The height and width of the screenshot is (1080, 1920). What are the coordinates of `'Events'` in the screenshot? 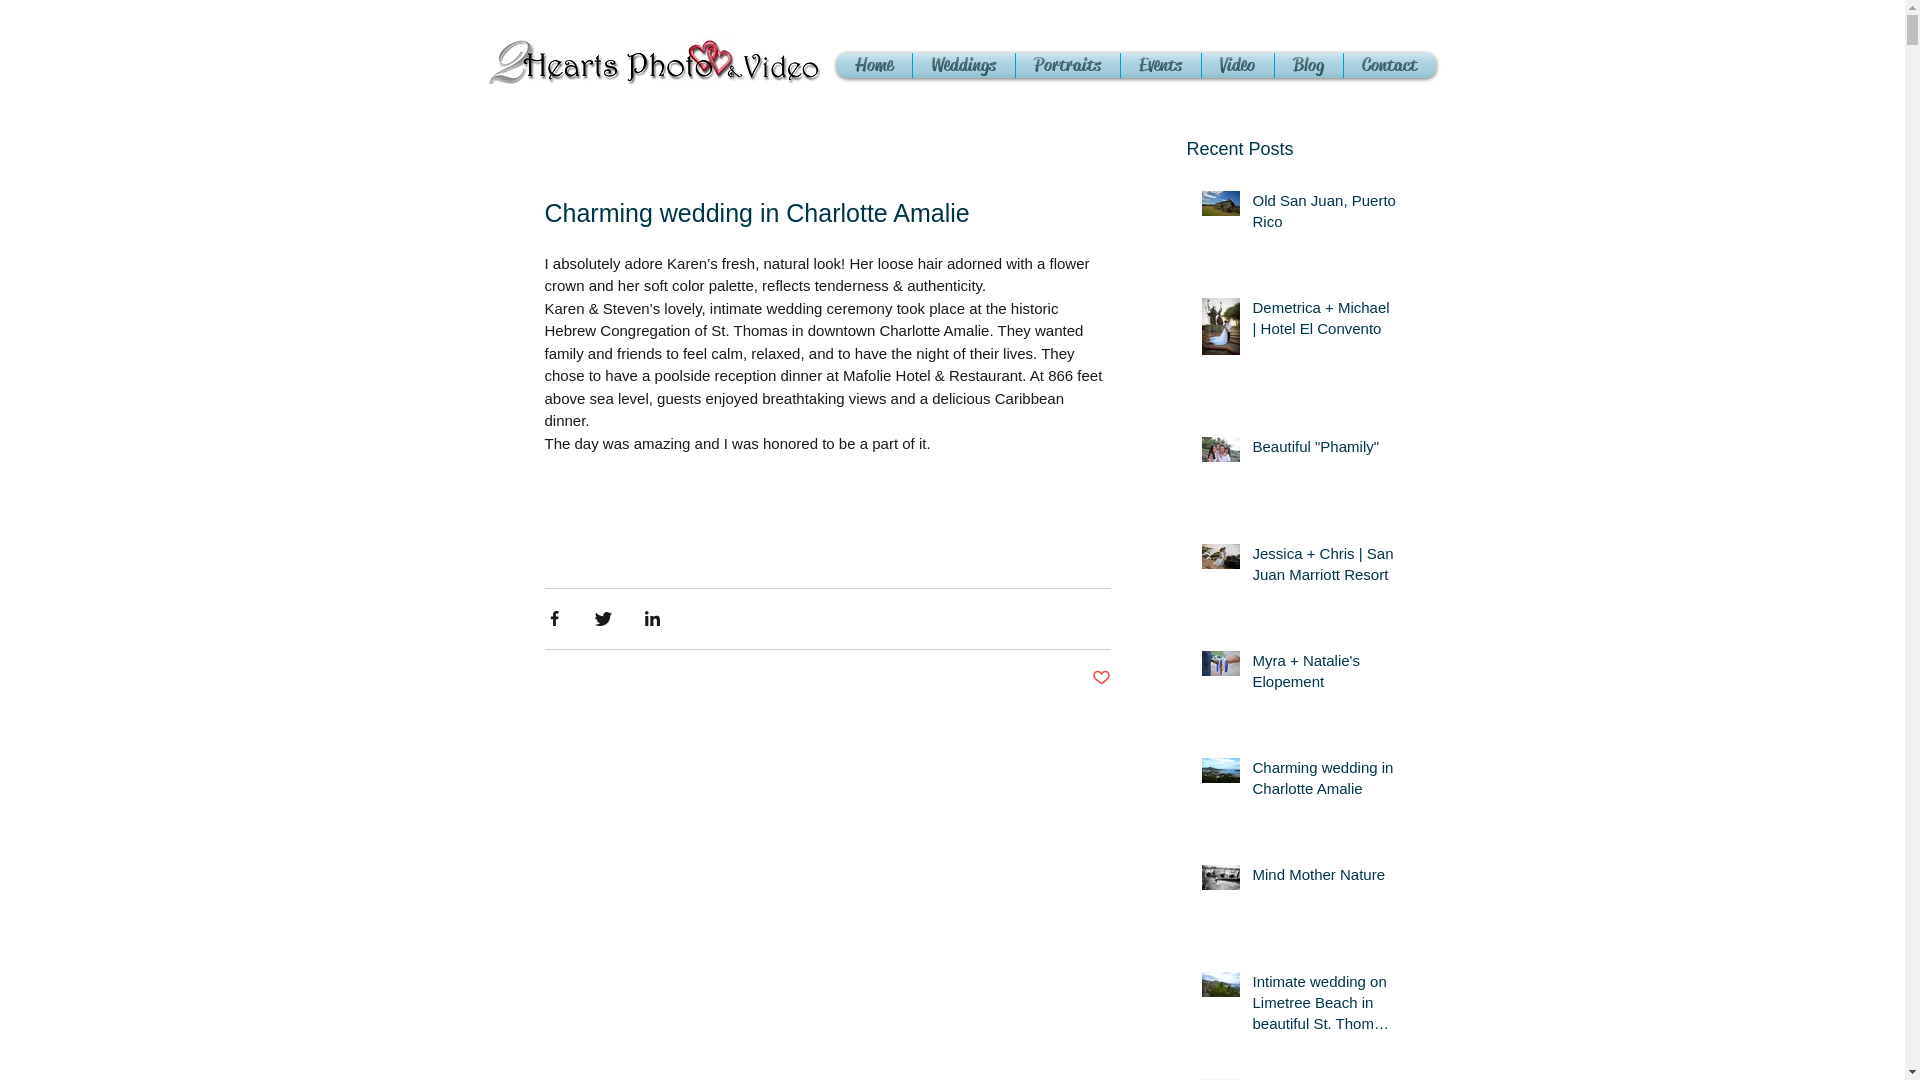 It's located at (1160, 64).